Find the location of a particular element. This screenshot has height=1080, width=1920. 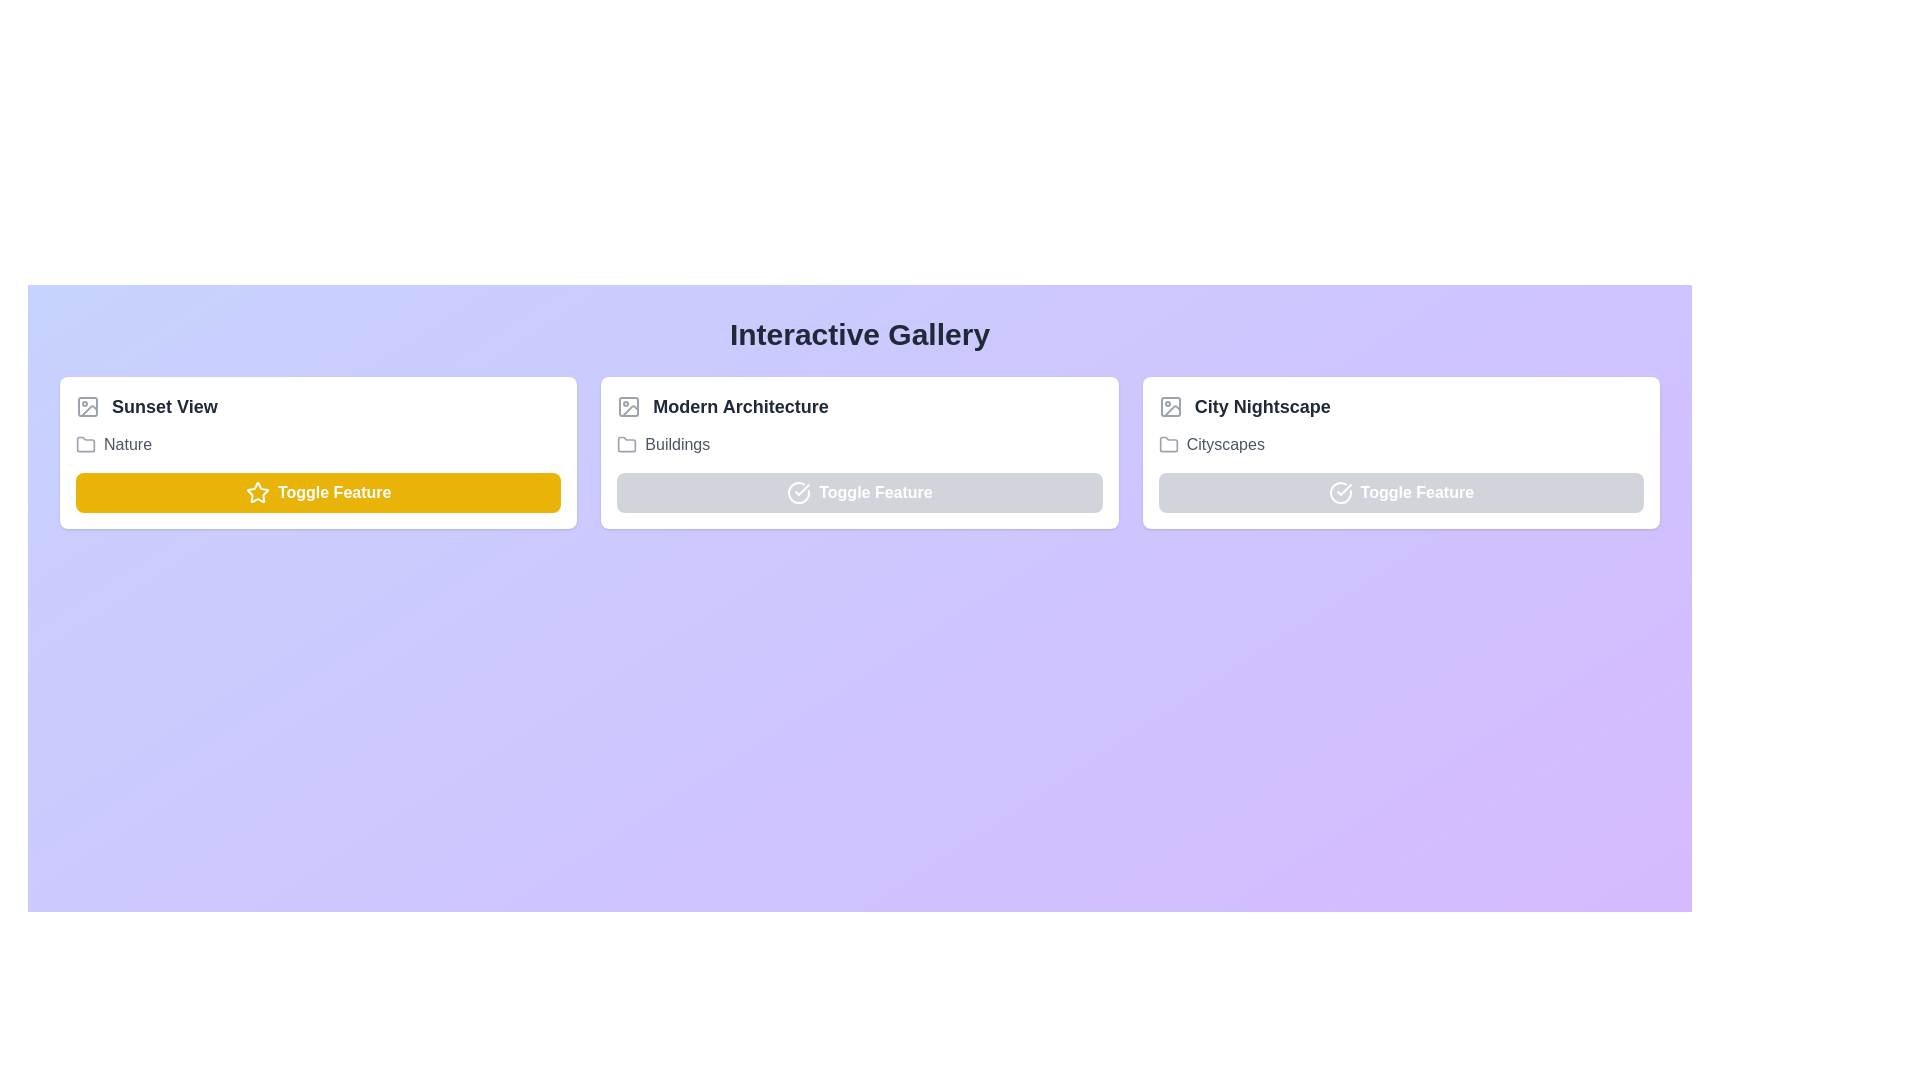

the SVG rectangle with rounded corners and a gray border located in the third card titled 'City Nightscape' is located at coordinates (1170, 406).